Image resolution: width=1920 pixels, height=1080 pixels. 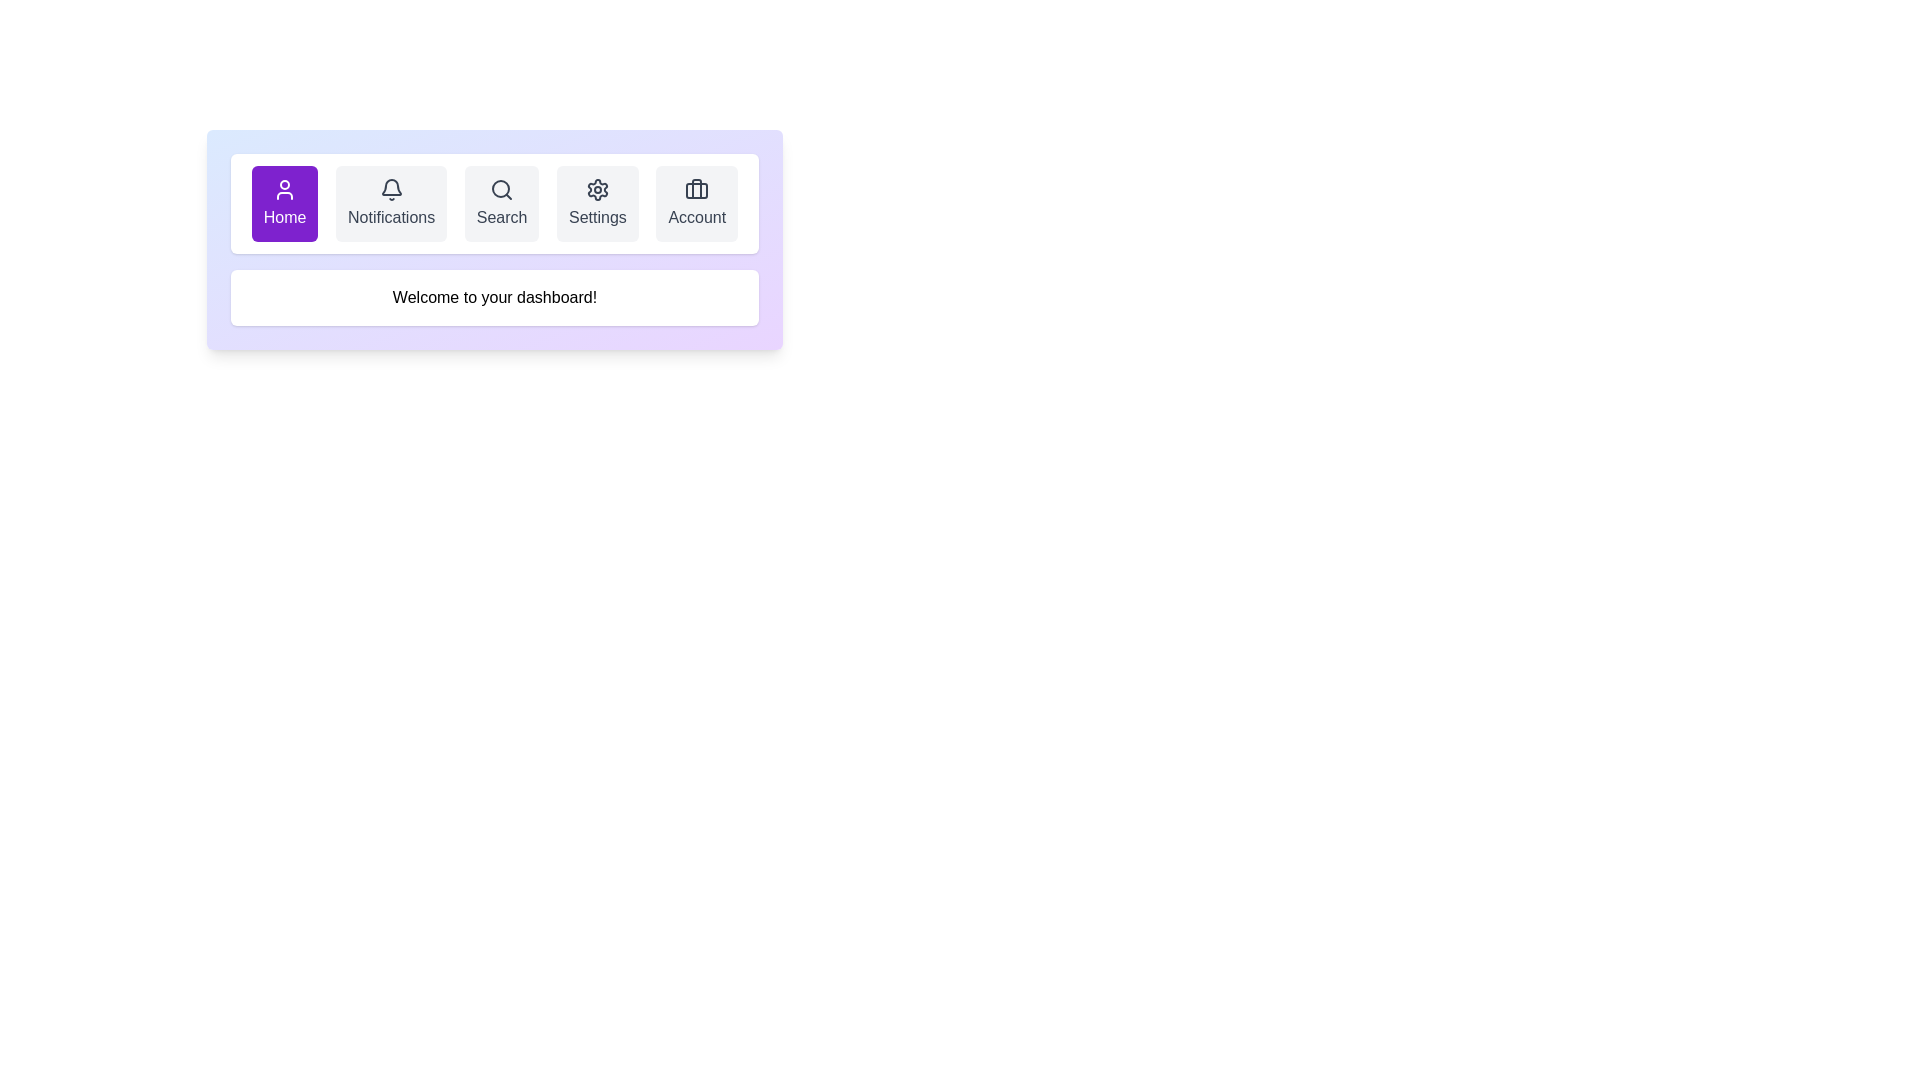 What do you see at coordinates (697, 204) in the screenshot?
I see `the rightmost navigation button` at bounding box center [697, 204].